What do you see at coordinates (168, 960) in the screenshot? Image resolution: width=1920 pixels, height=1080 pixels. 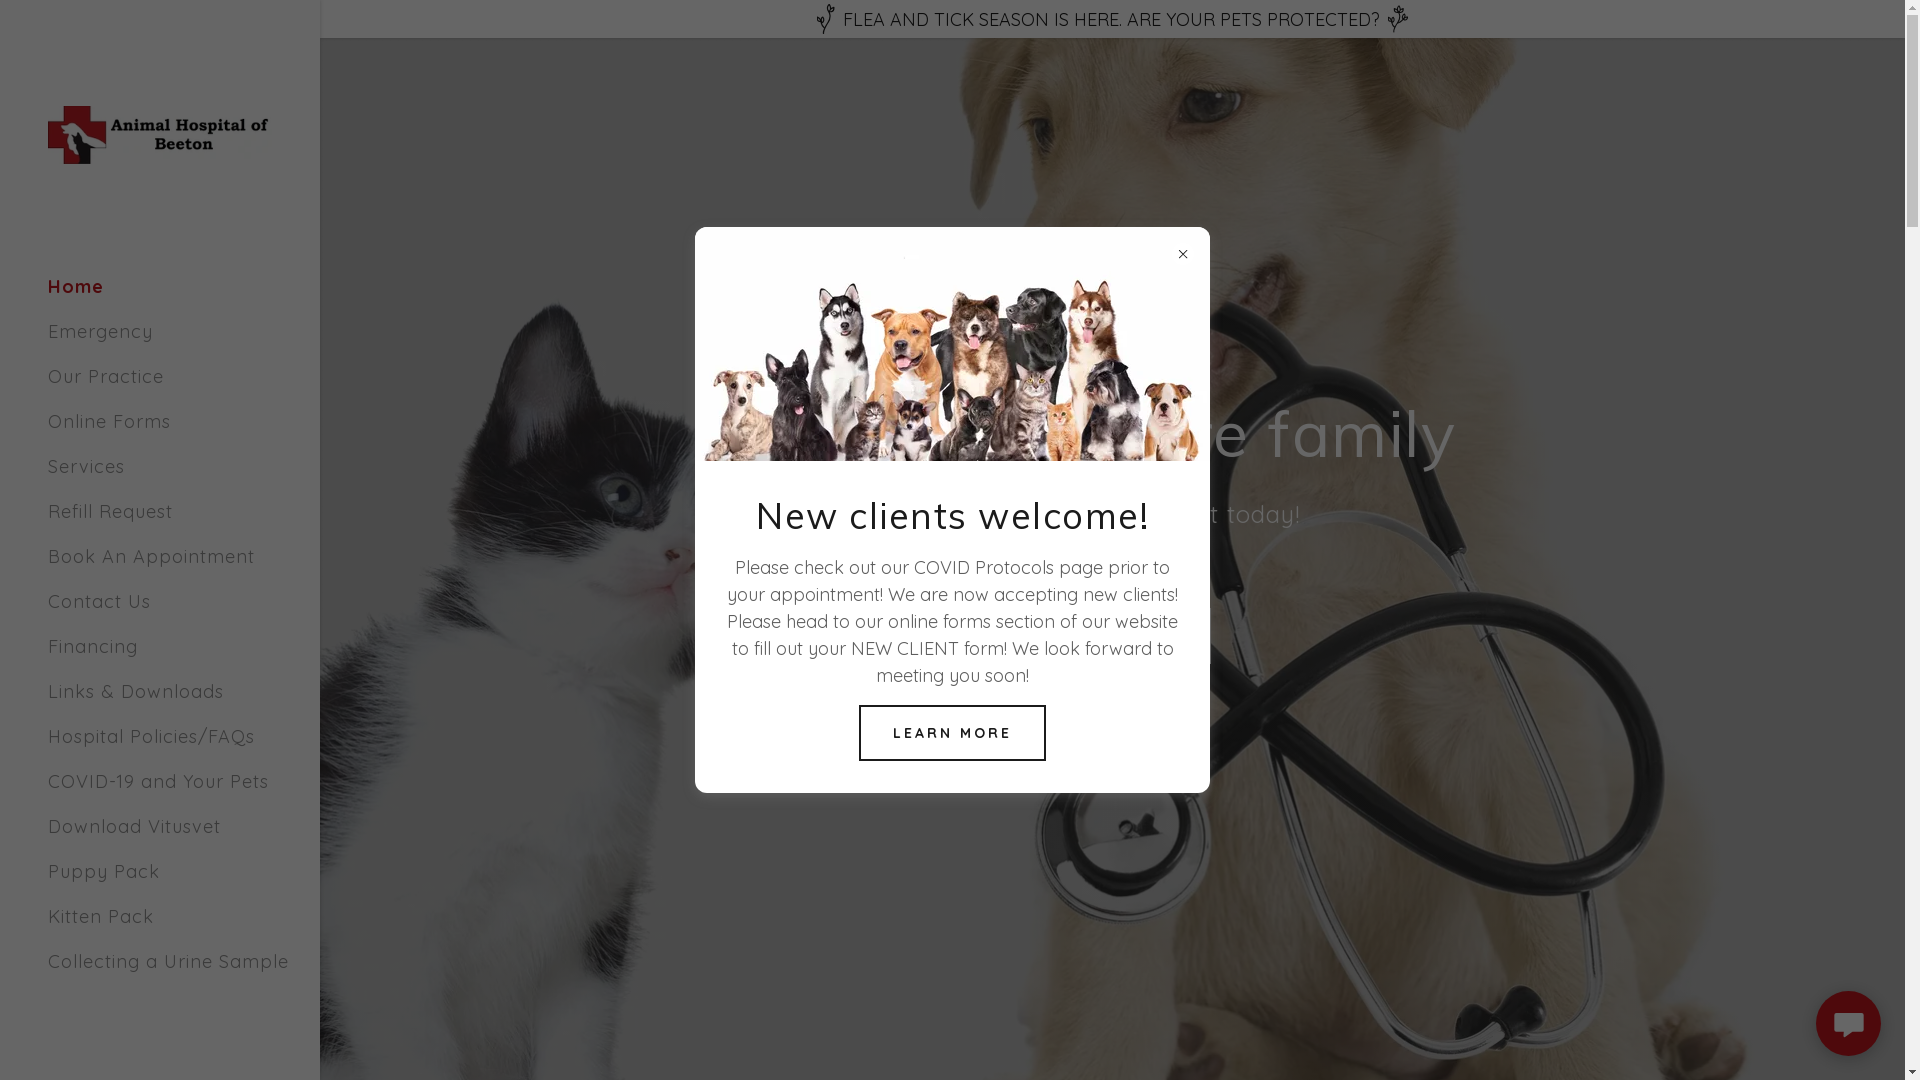 I see `'Collecting a Urine Sample'` at bounding box center [168, 960].